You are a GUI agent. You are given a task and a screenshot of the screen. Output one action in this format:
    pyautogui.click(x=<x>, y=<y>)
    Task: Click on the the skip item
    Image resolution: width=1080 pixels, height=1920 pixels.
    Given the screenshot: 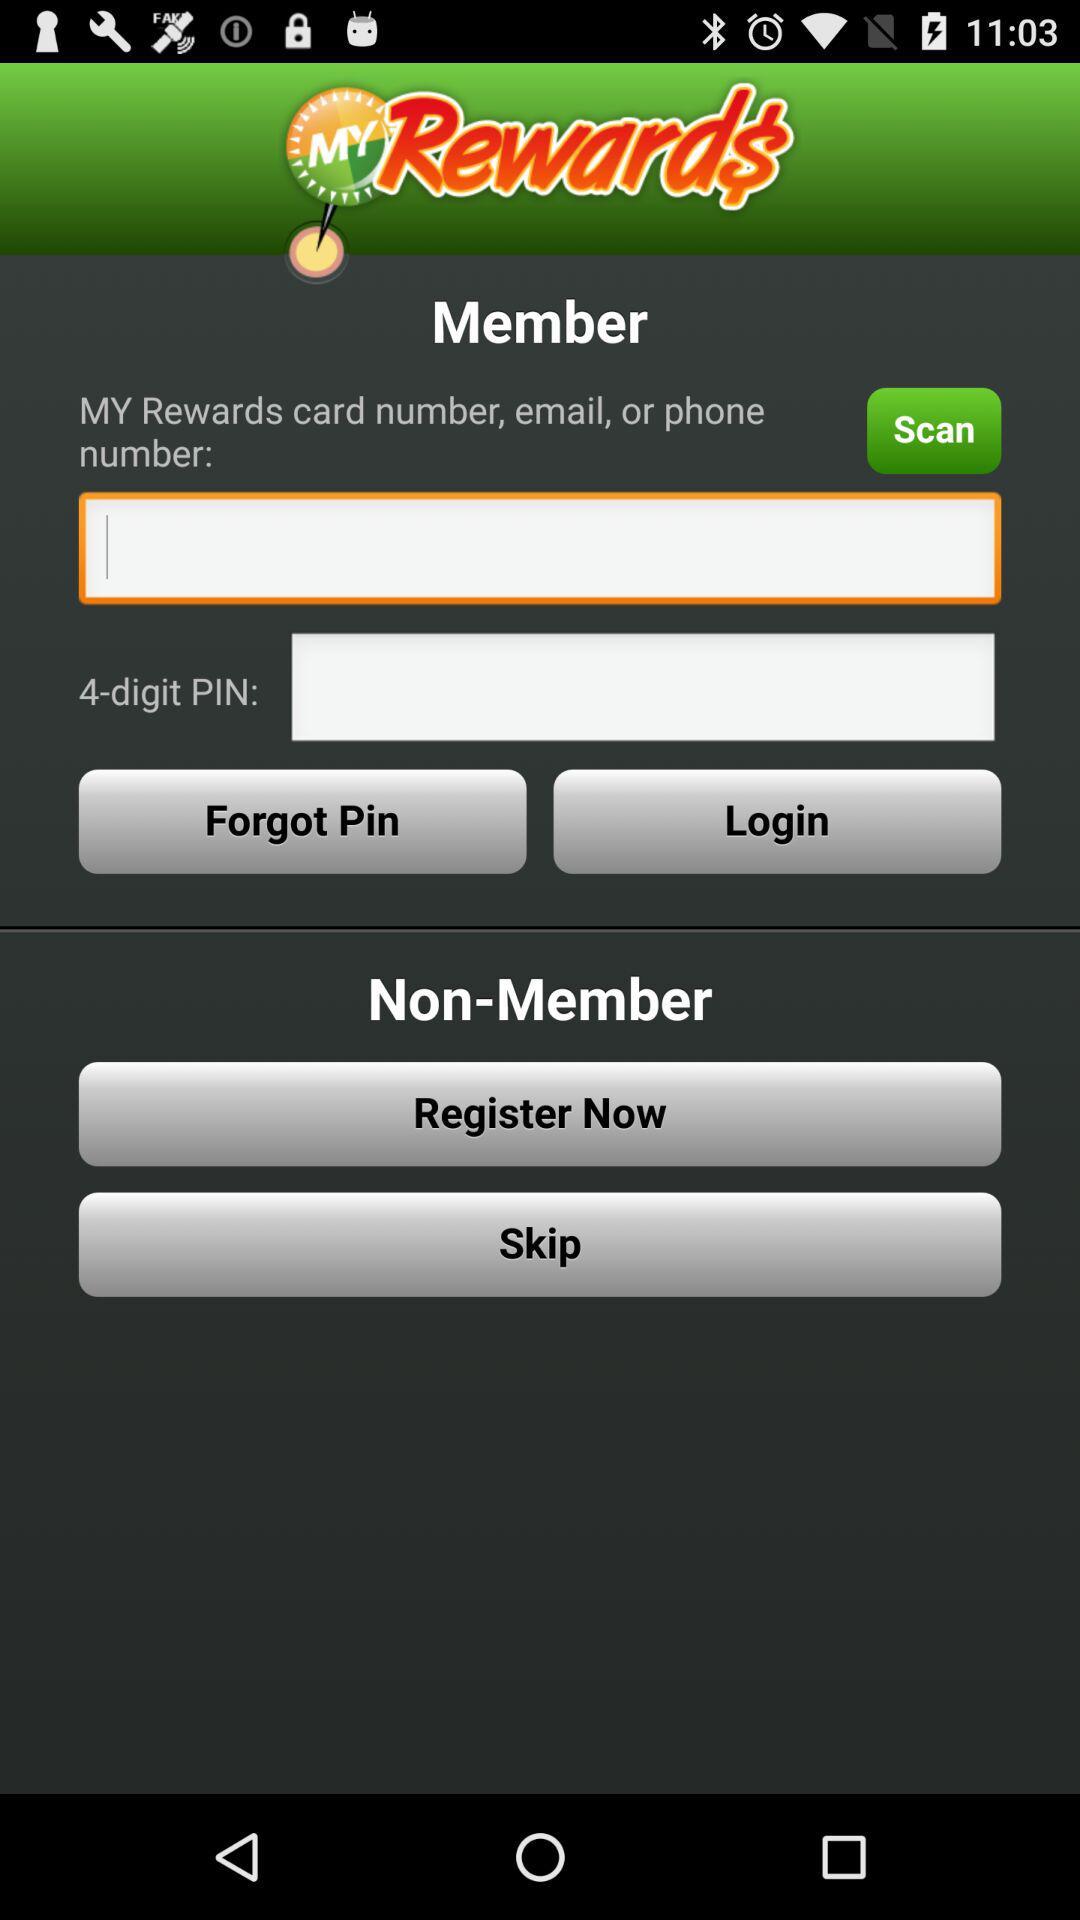 What is the action you would take?
    pyautogui.click(x=540, y=1243)
    